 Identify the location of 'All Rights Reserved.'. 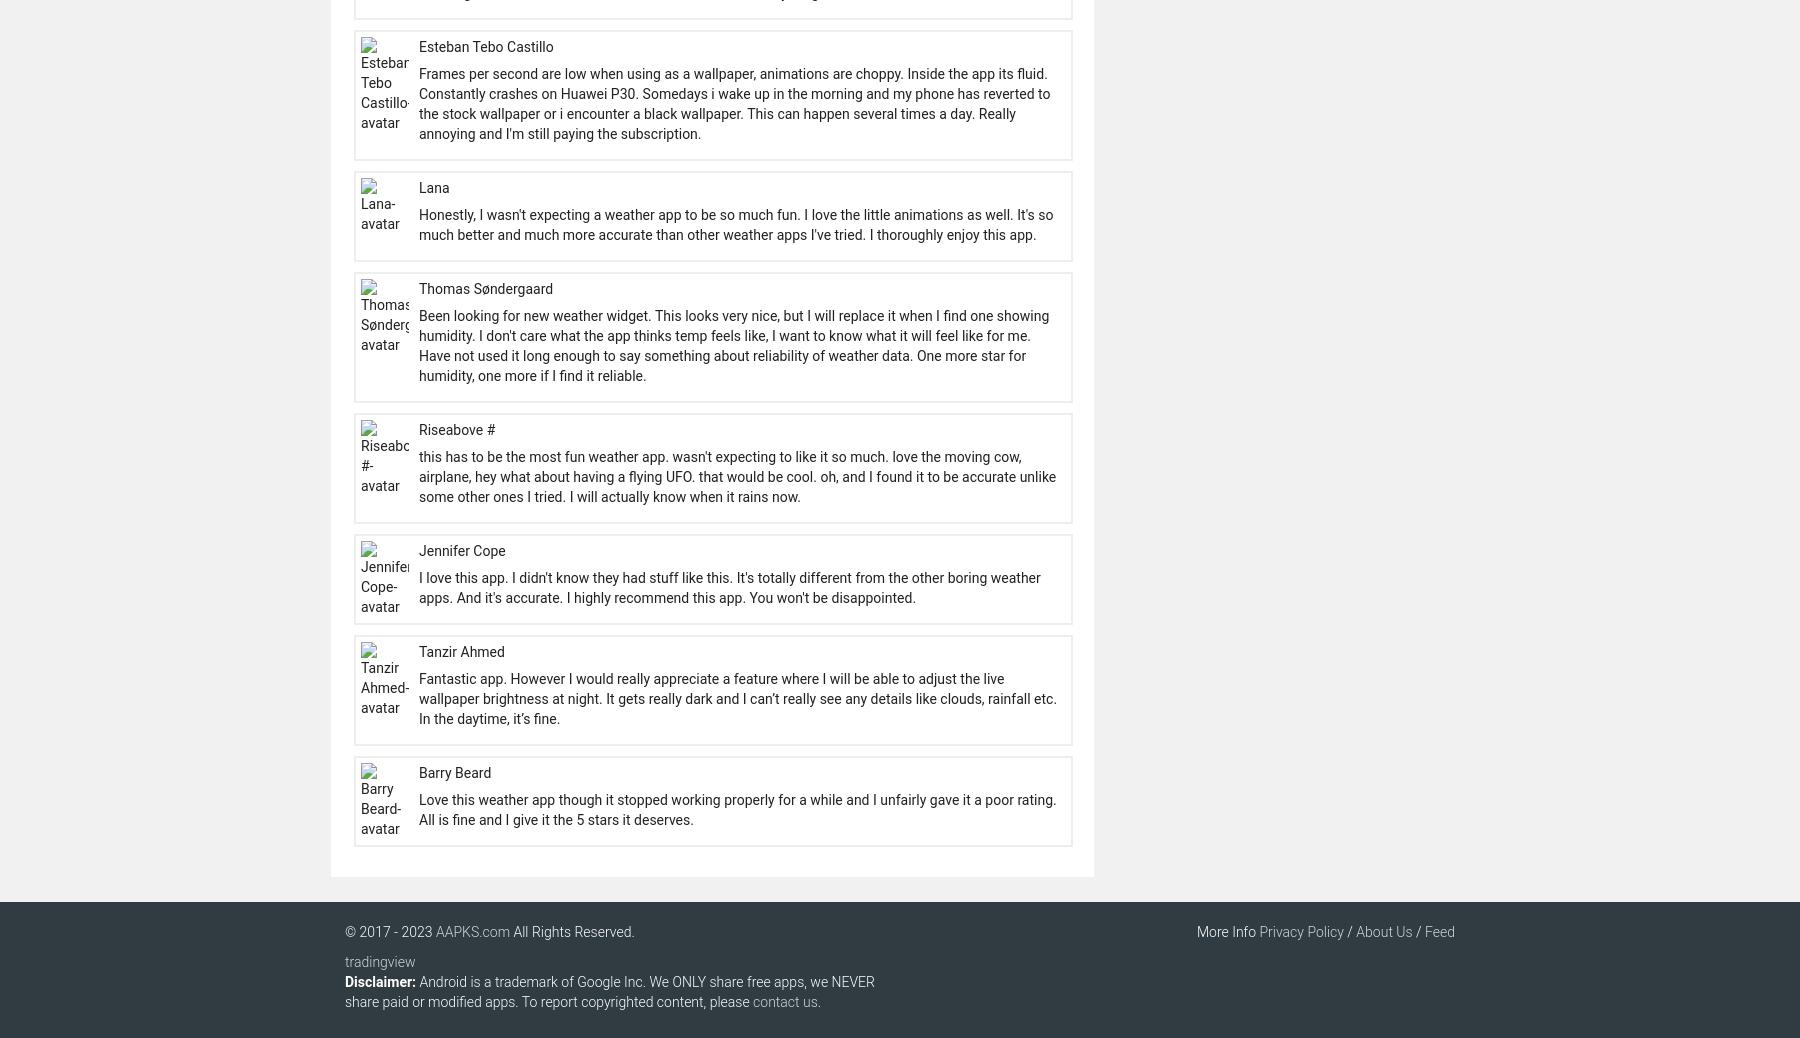
(572, 932).